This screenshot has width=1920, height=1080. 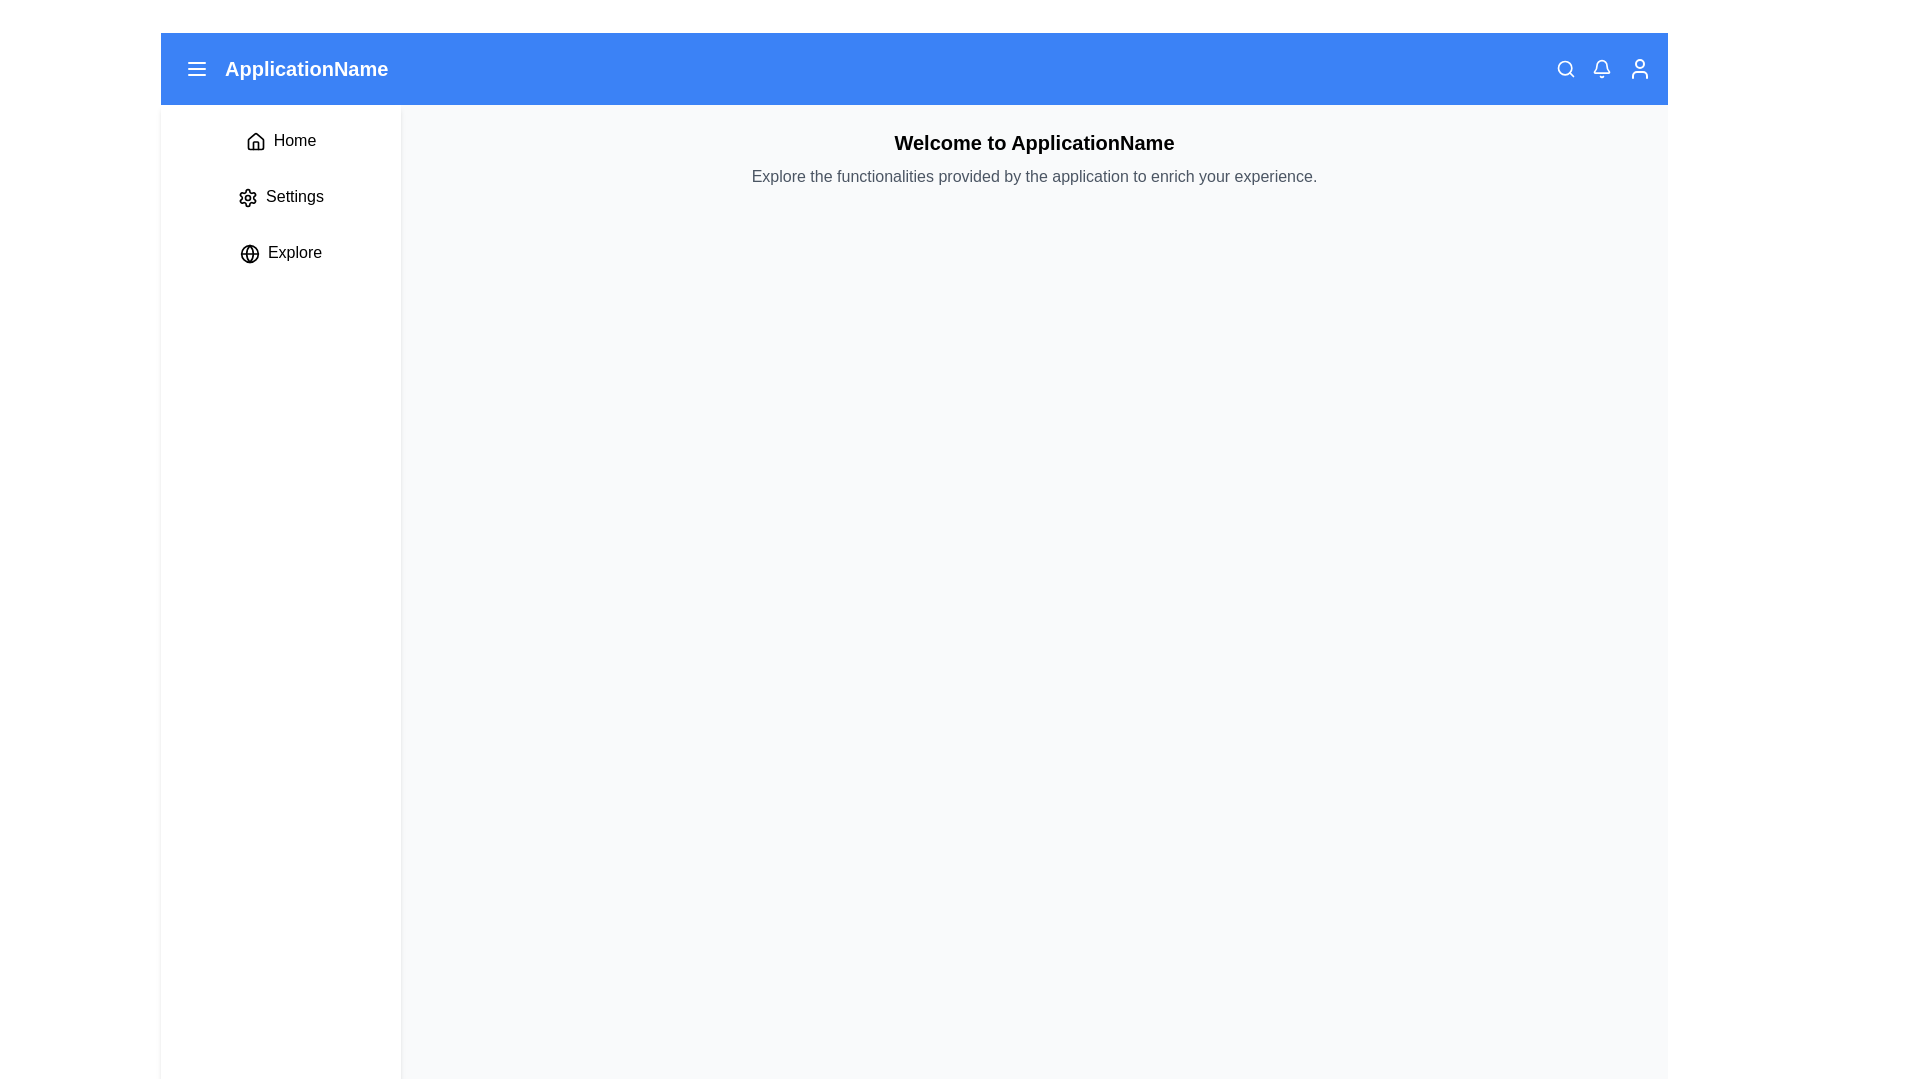 I want to click on informational text block that is gray and smaller in size, located below the 'Welcome to ApplicationName' header, so click(x=1034, y=176).